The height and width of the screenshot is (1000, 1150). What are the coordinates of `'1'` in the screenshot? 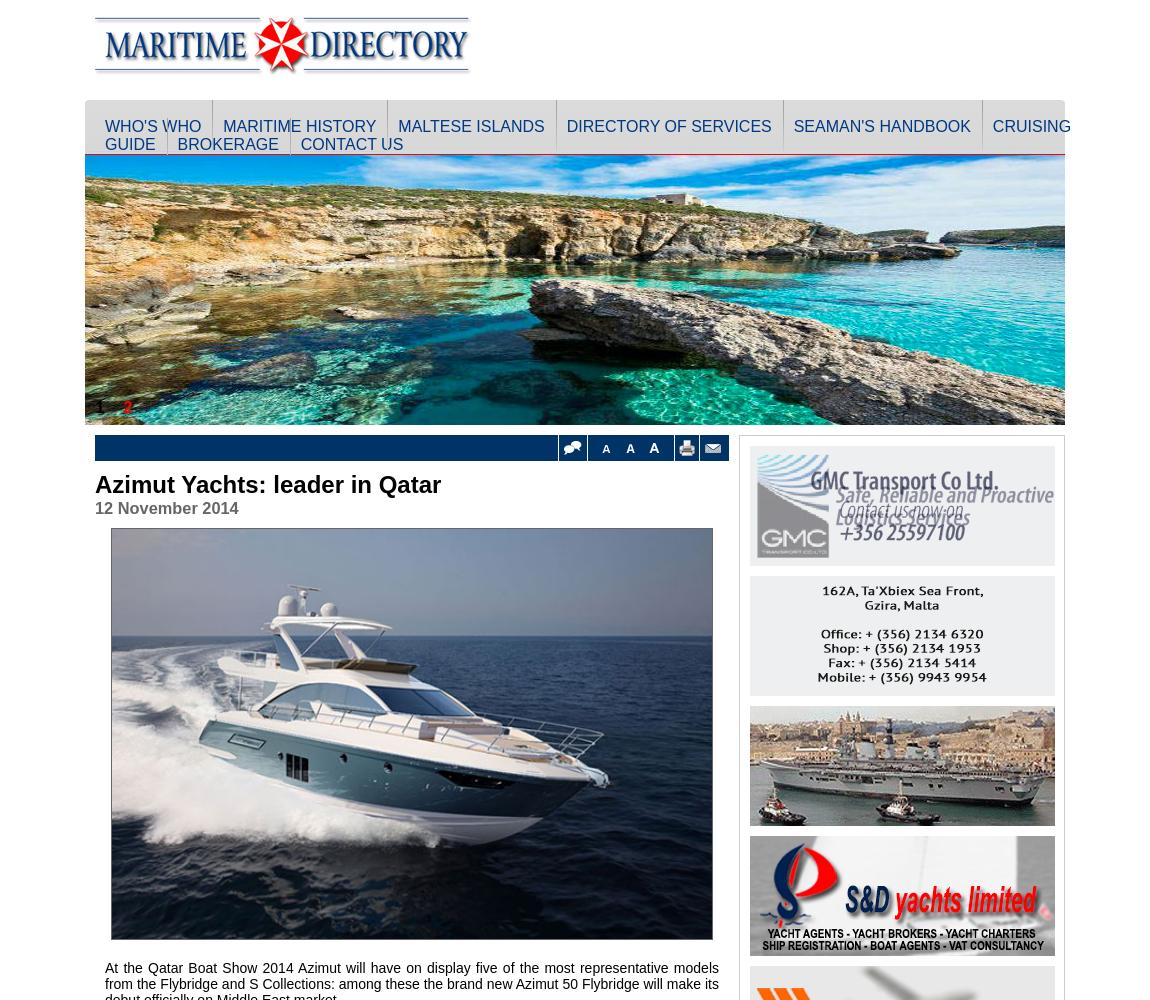 It's located at (98, 407).